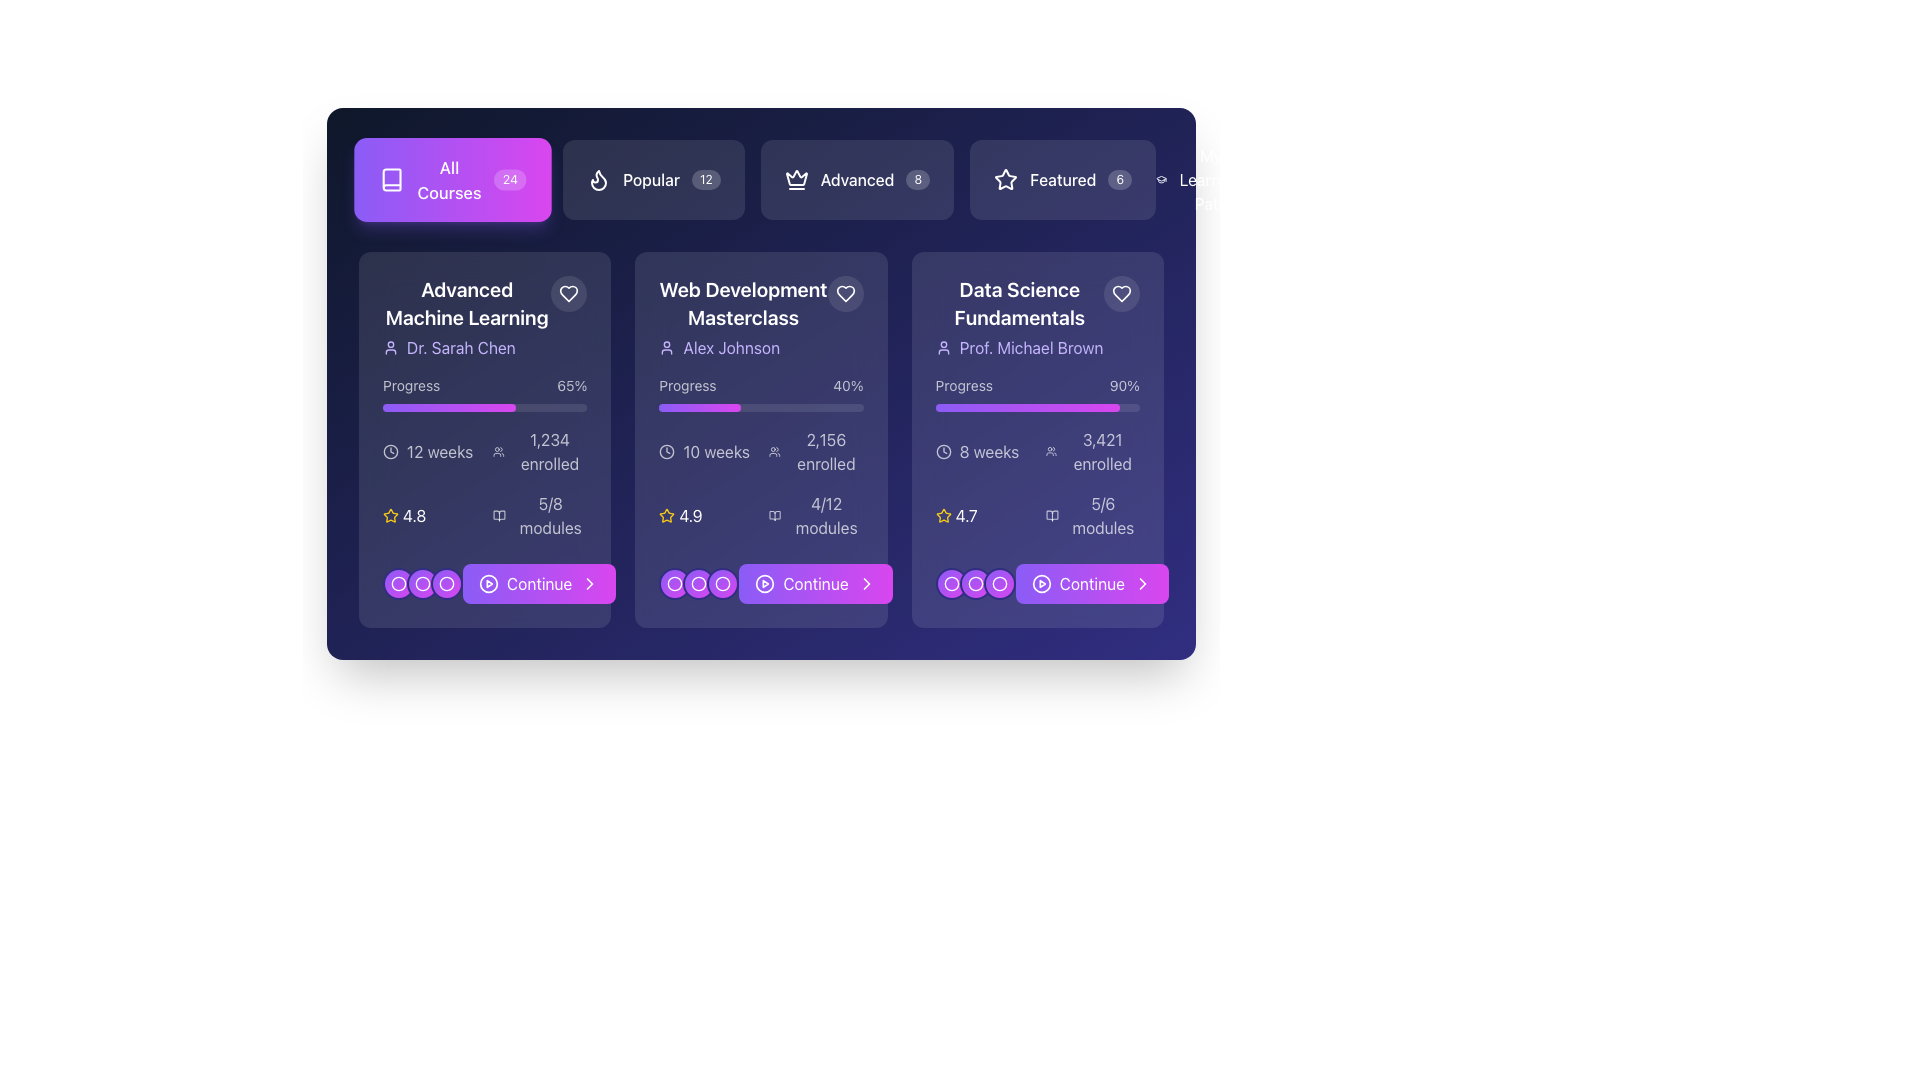 This screenshot has width=1920, height=1080. Describe the element at coordinates (667, 451) in the screenshot. I see `the clock icon located in the second card from the left in the main content area, adjacent to the text '10 weeks'` at that location.